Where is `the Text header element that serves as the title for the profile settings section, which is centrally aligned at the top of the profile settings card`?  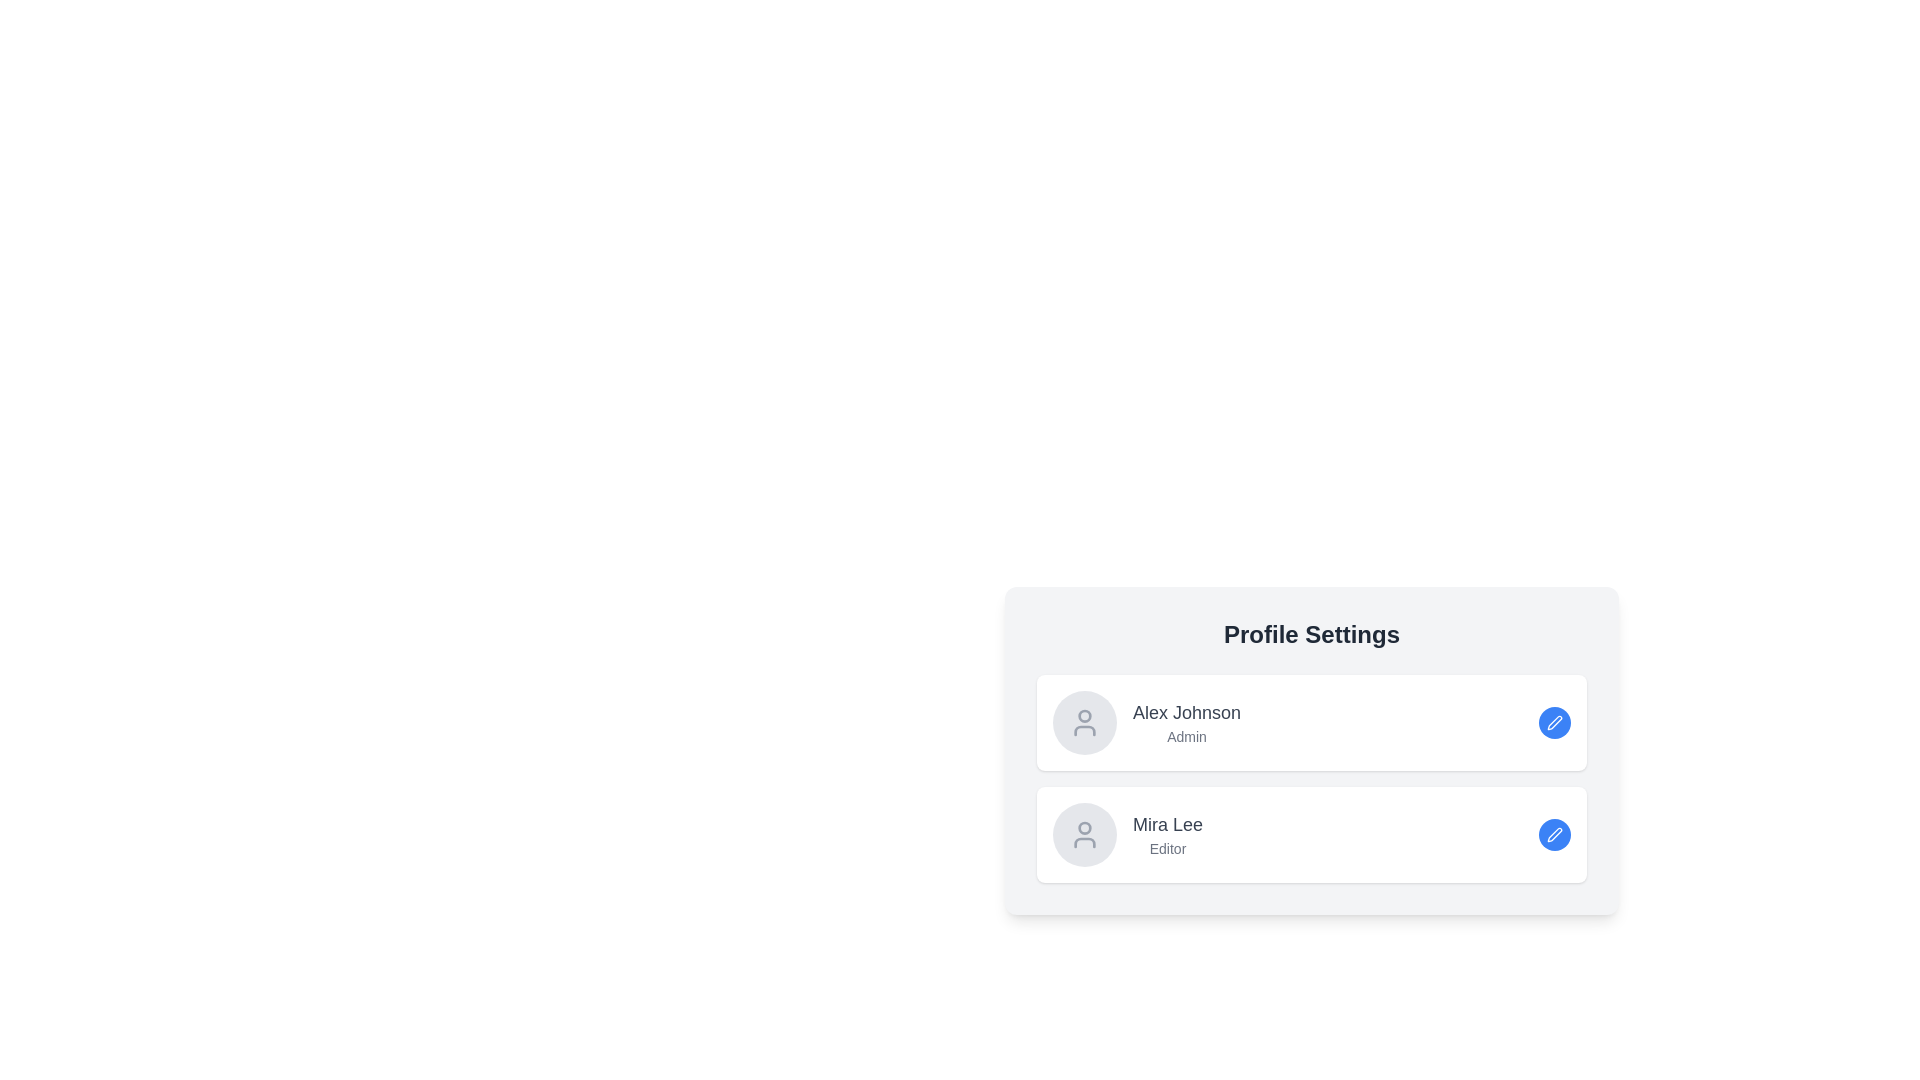
the Text header element that serves as the title for the profile settings section, which is centrally aligned at the top of the profile settings card is located at coordinates (1311, 635).